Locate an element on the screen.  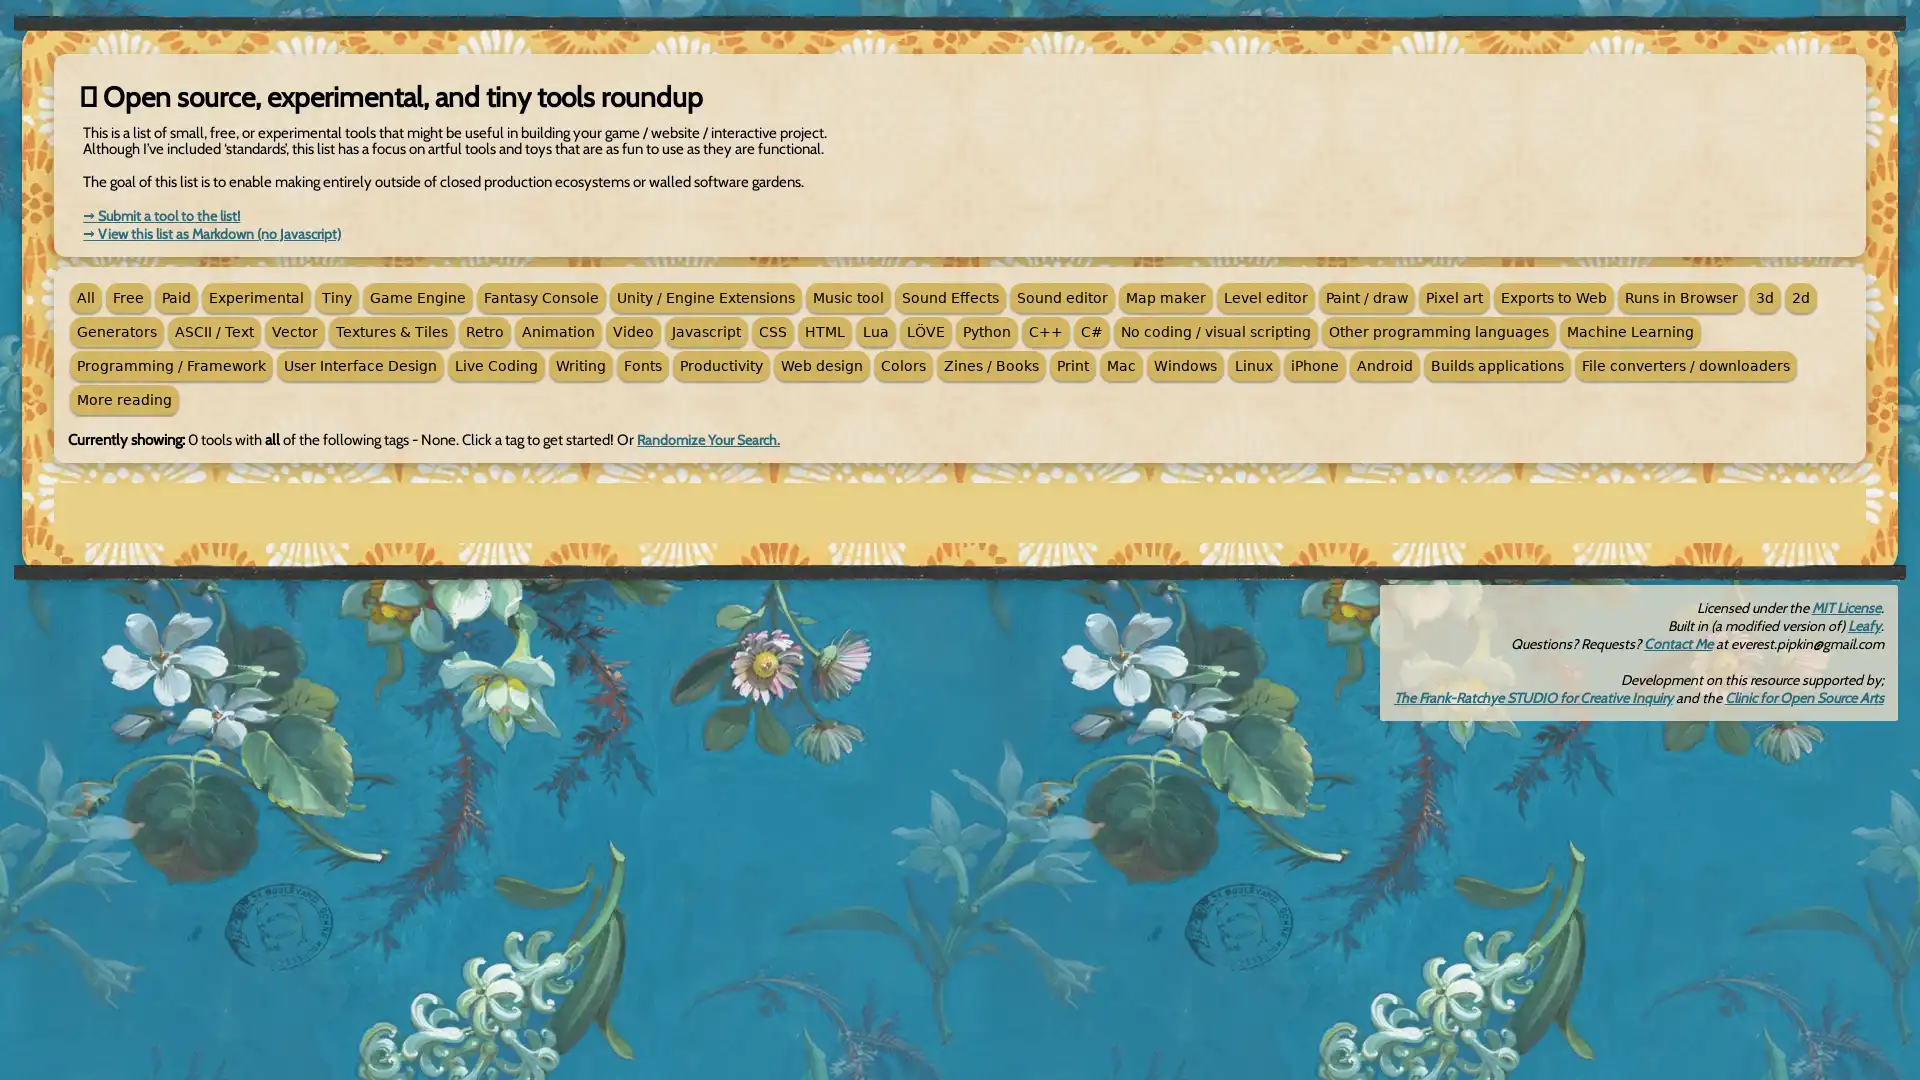
Fantasy Console is located at coordinates (541, 297).